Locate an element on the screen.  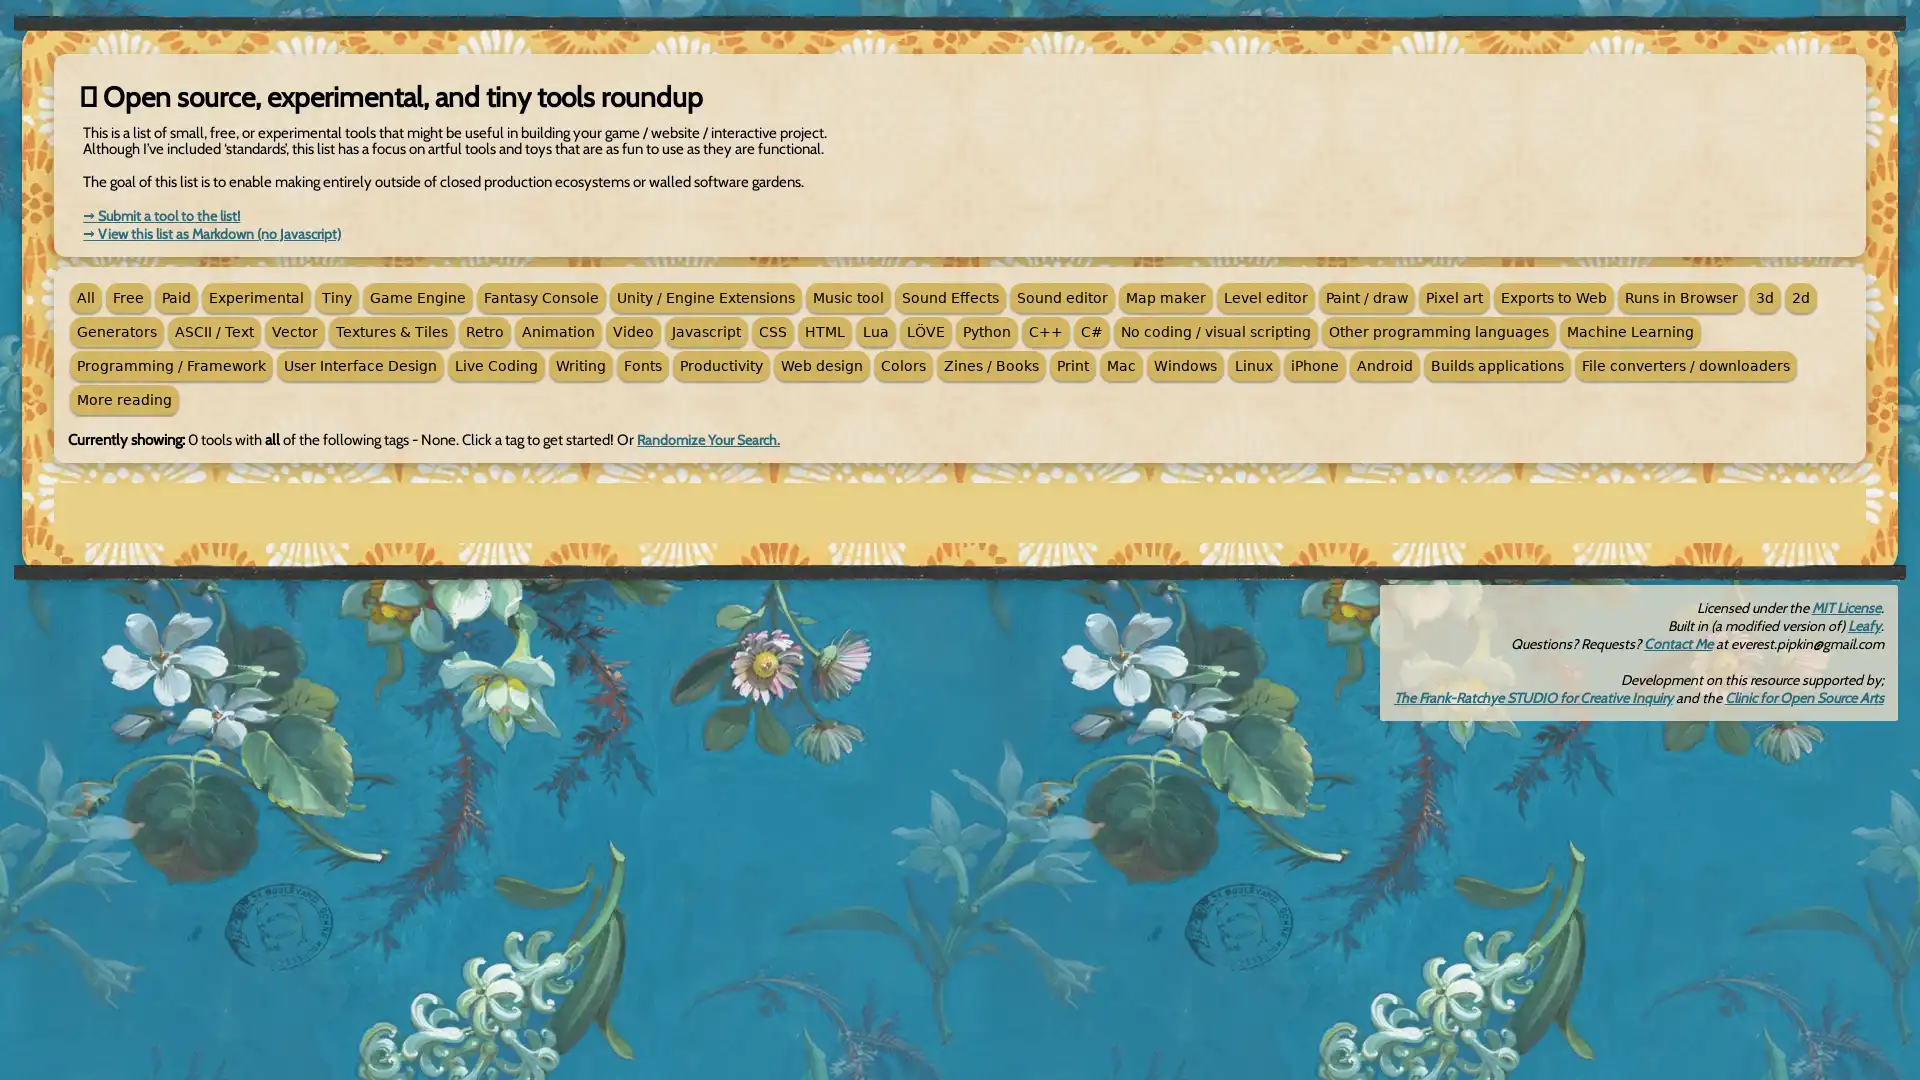
Fantasy Console is located at coordinates (541, 297).